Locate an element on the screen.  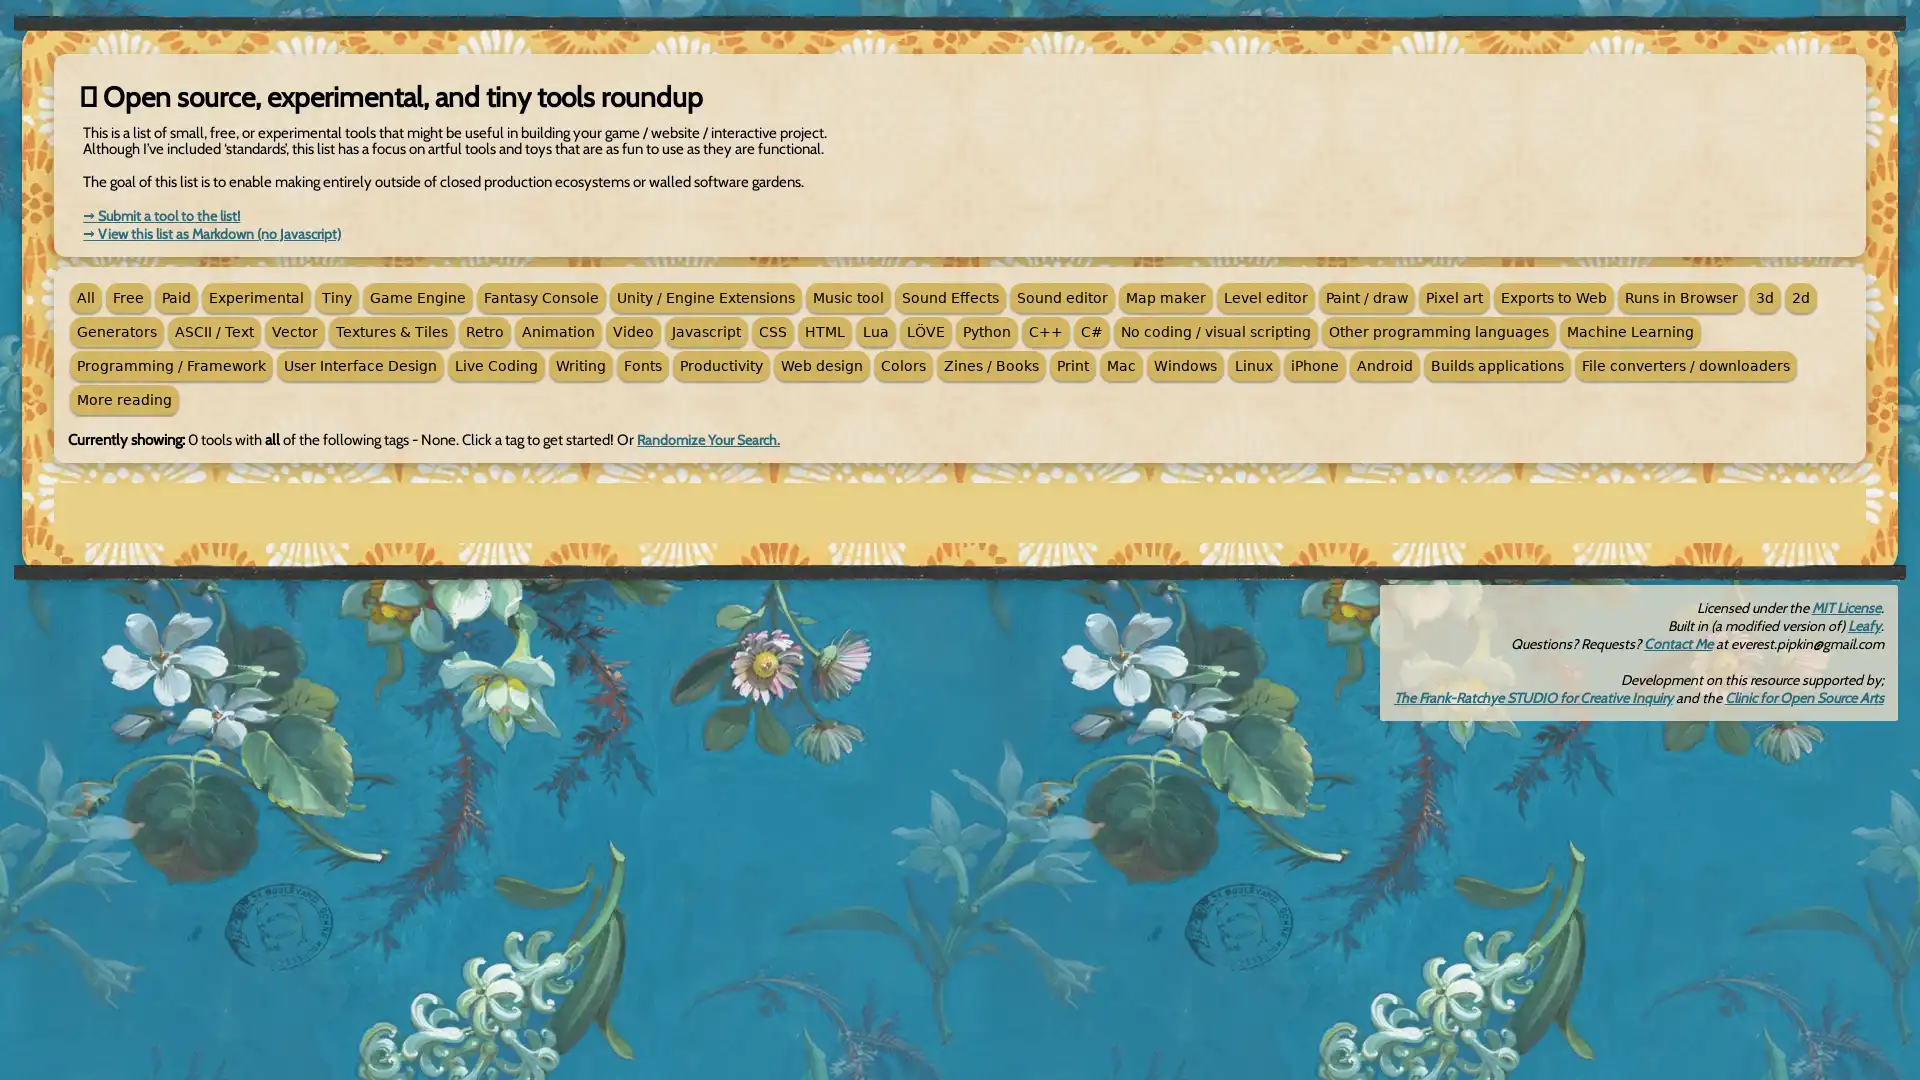
Fantasy Console is located at coordinates (541, 297).